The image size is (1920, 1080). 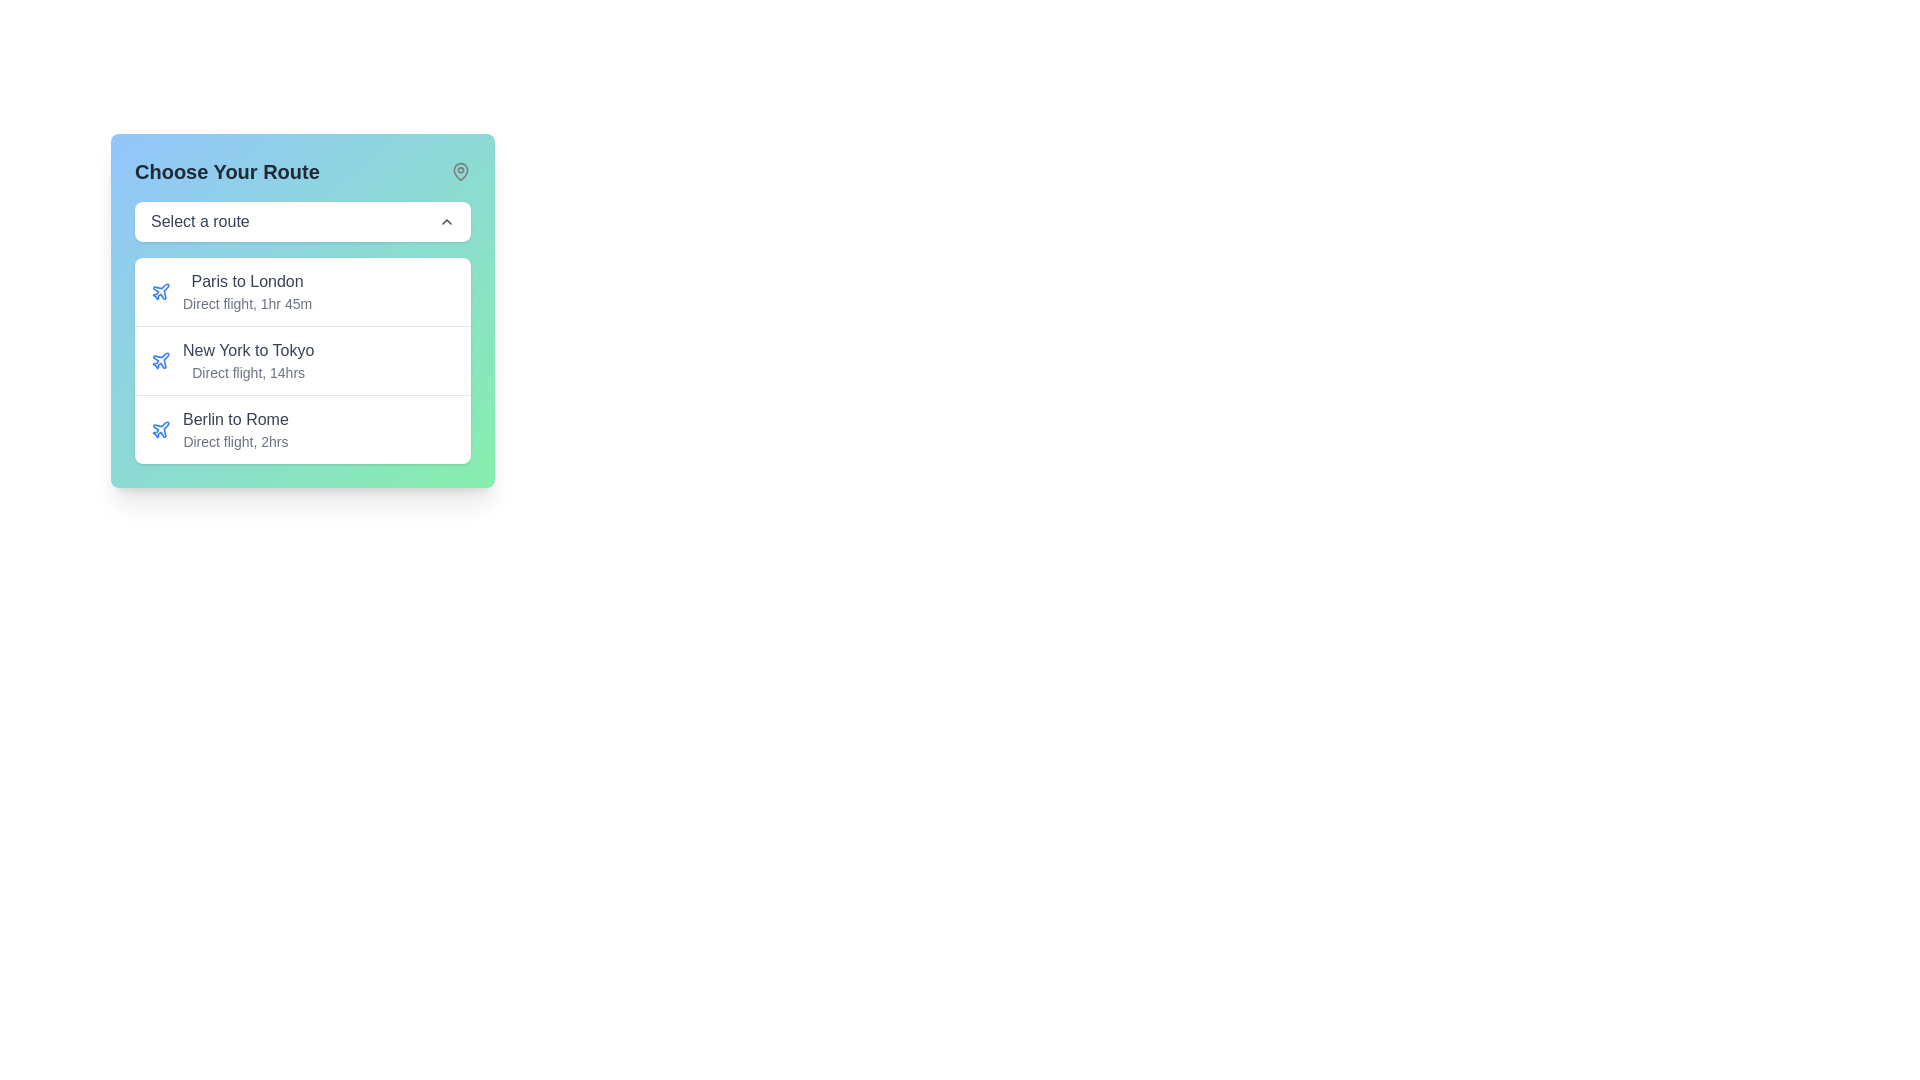 I want to click on the first list item displaying the travel route information 'Paris to London', so click(x=231, y=292).